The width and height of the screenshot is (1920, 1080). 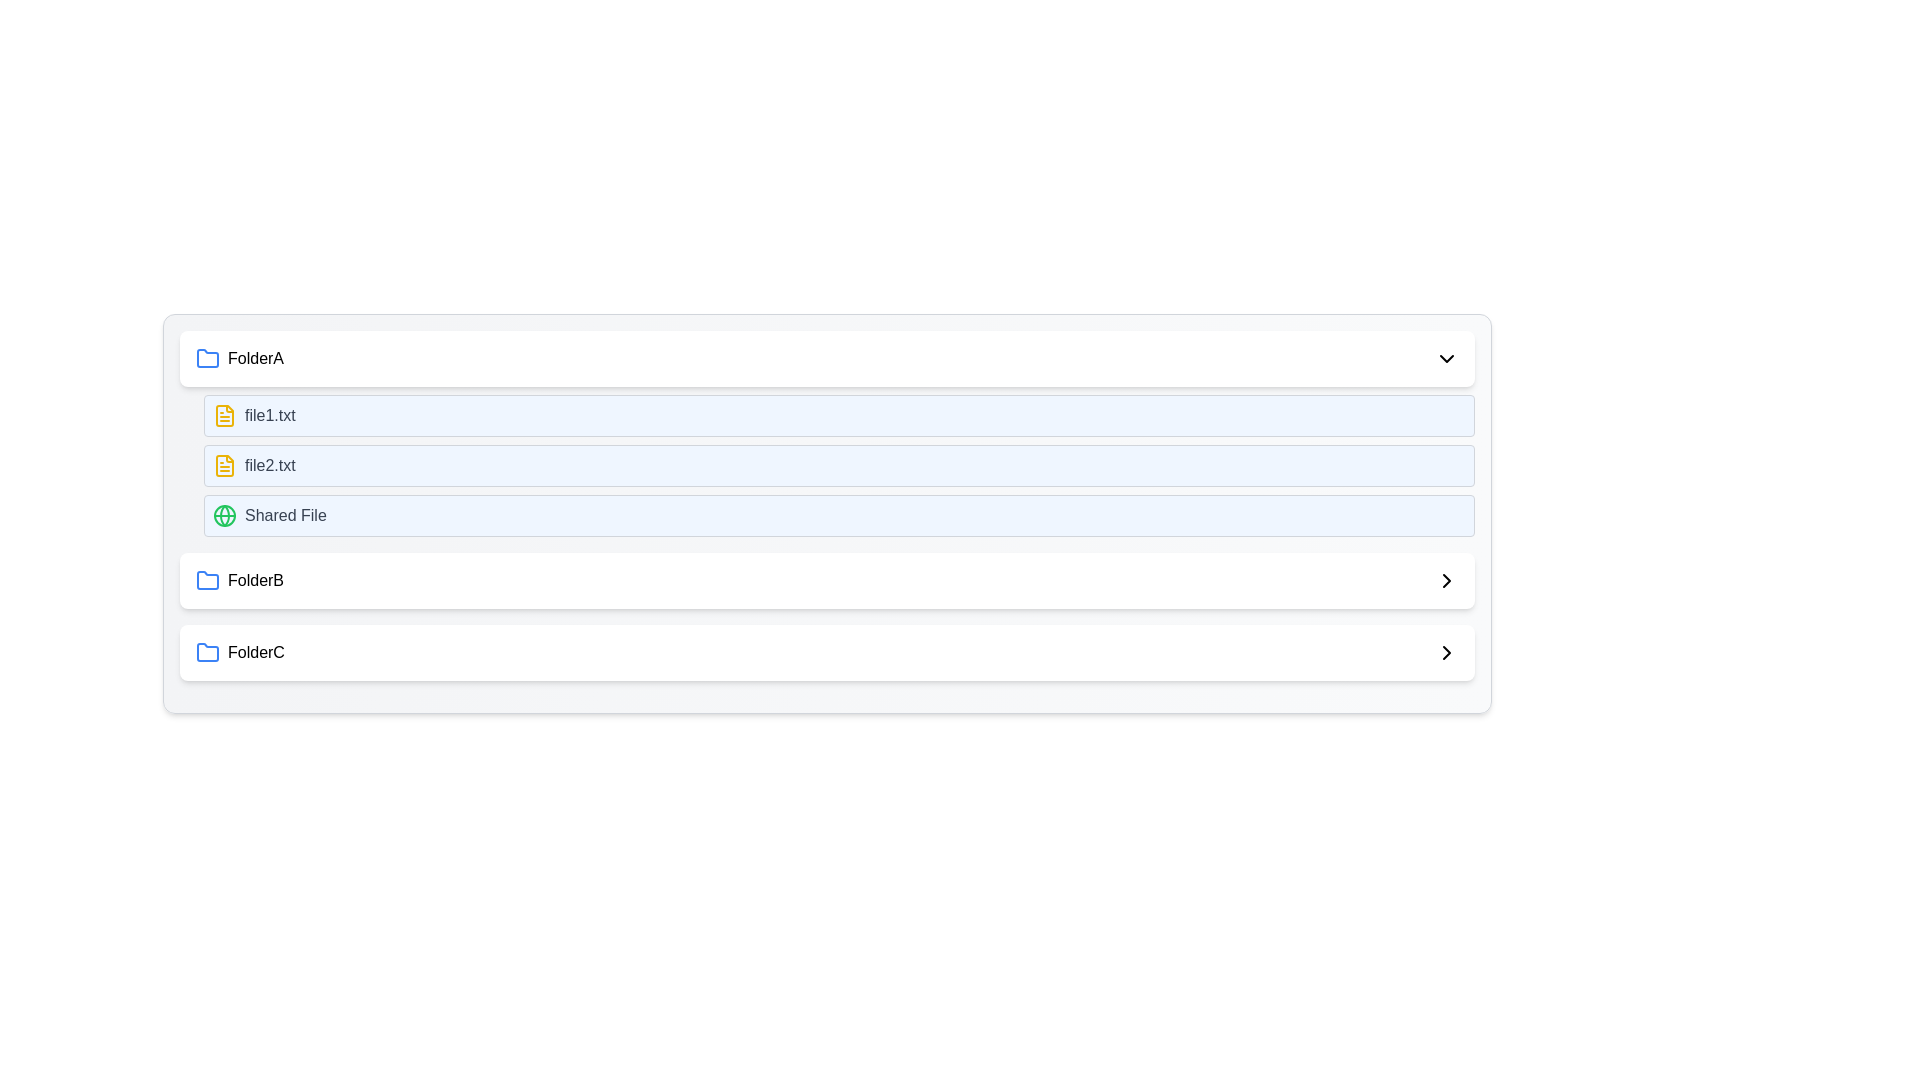 What do you see at coordinates (1446, 581) in the screenshot?
I see `the chevron icon located in the rightmost section of the rectangle associated with 'FolderB'` at bounding box center [1446, 581].